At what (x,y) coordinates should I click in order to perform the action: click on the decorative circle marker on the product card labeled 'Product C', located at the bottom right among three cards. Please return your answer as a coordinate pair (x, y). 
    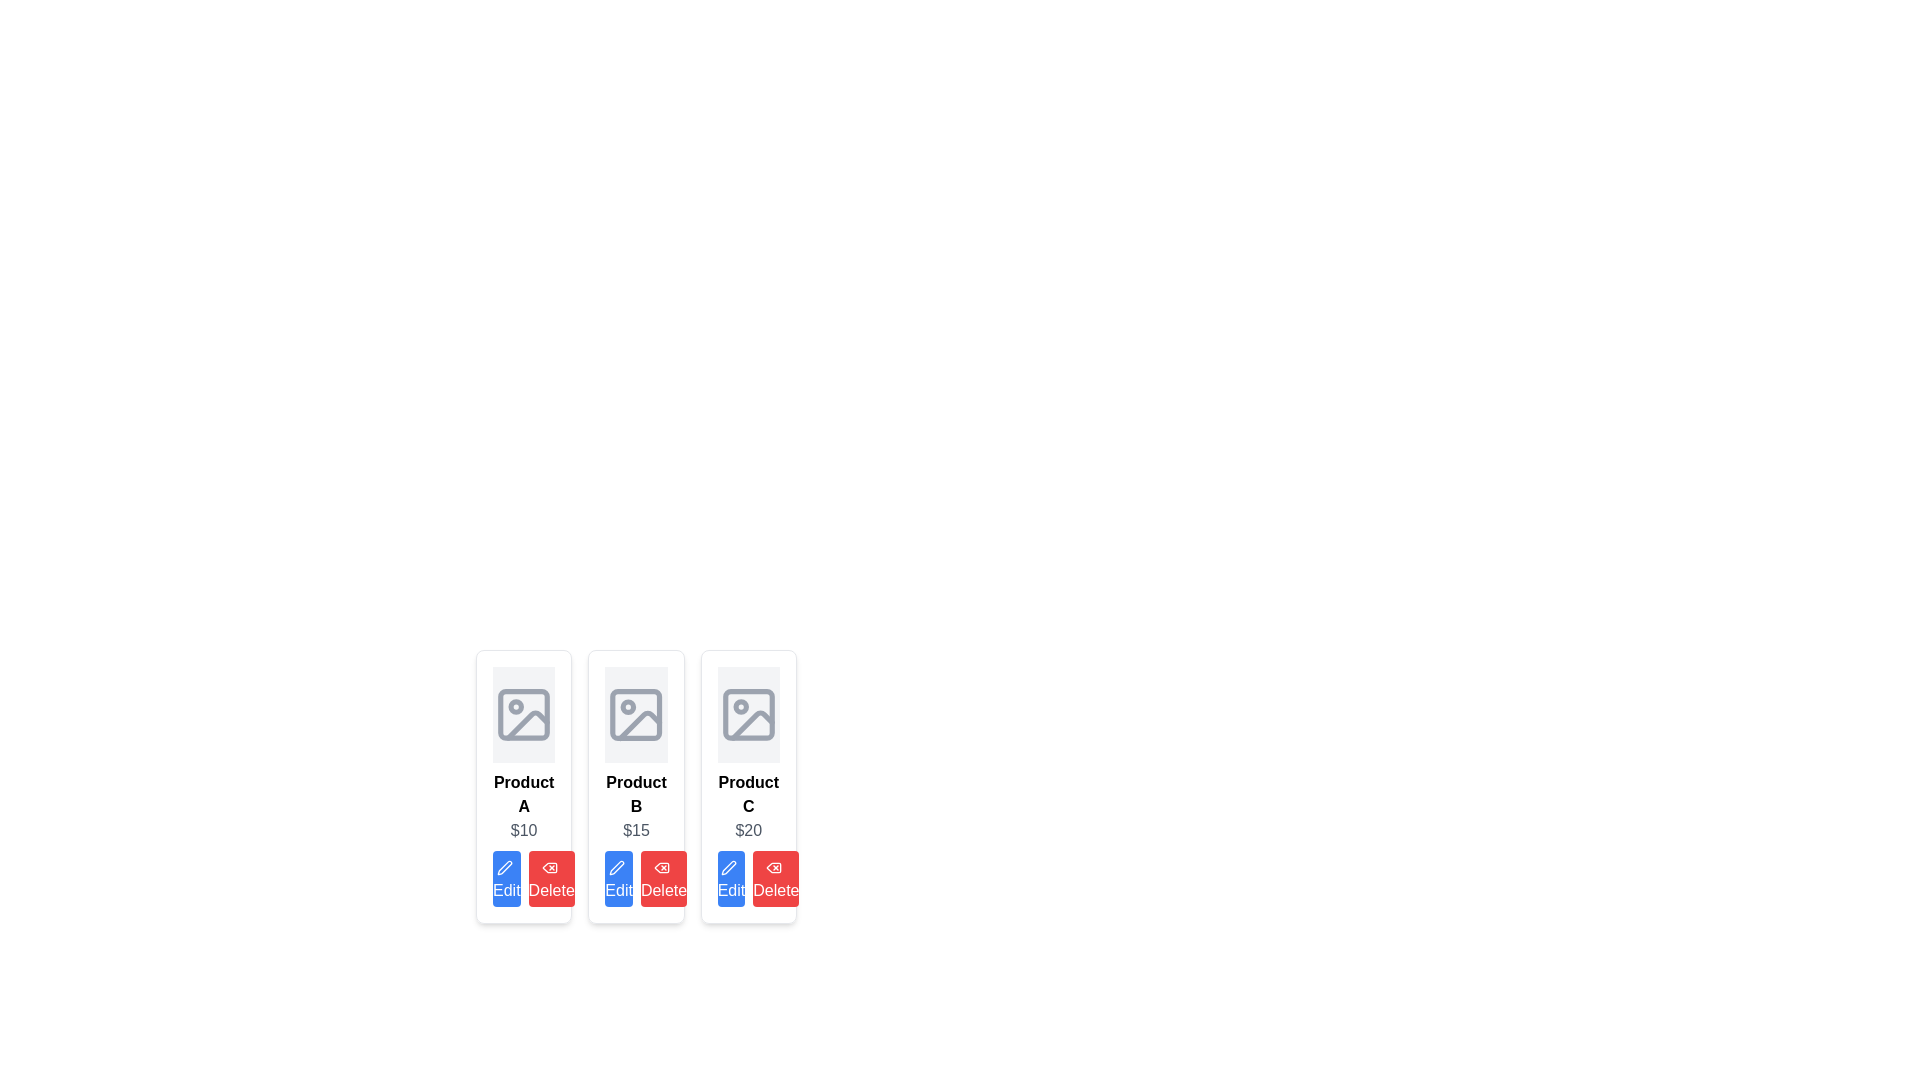
    Looking at the image, I should click on (740, 706).